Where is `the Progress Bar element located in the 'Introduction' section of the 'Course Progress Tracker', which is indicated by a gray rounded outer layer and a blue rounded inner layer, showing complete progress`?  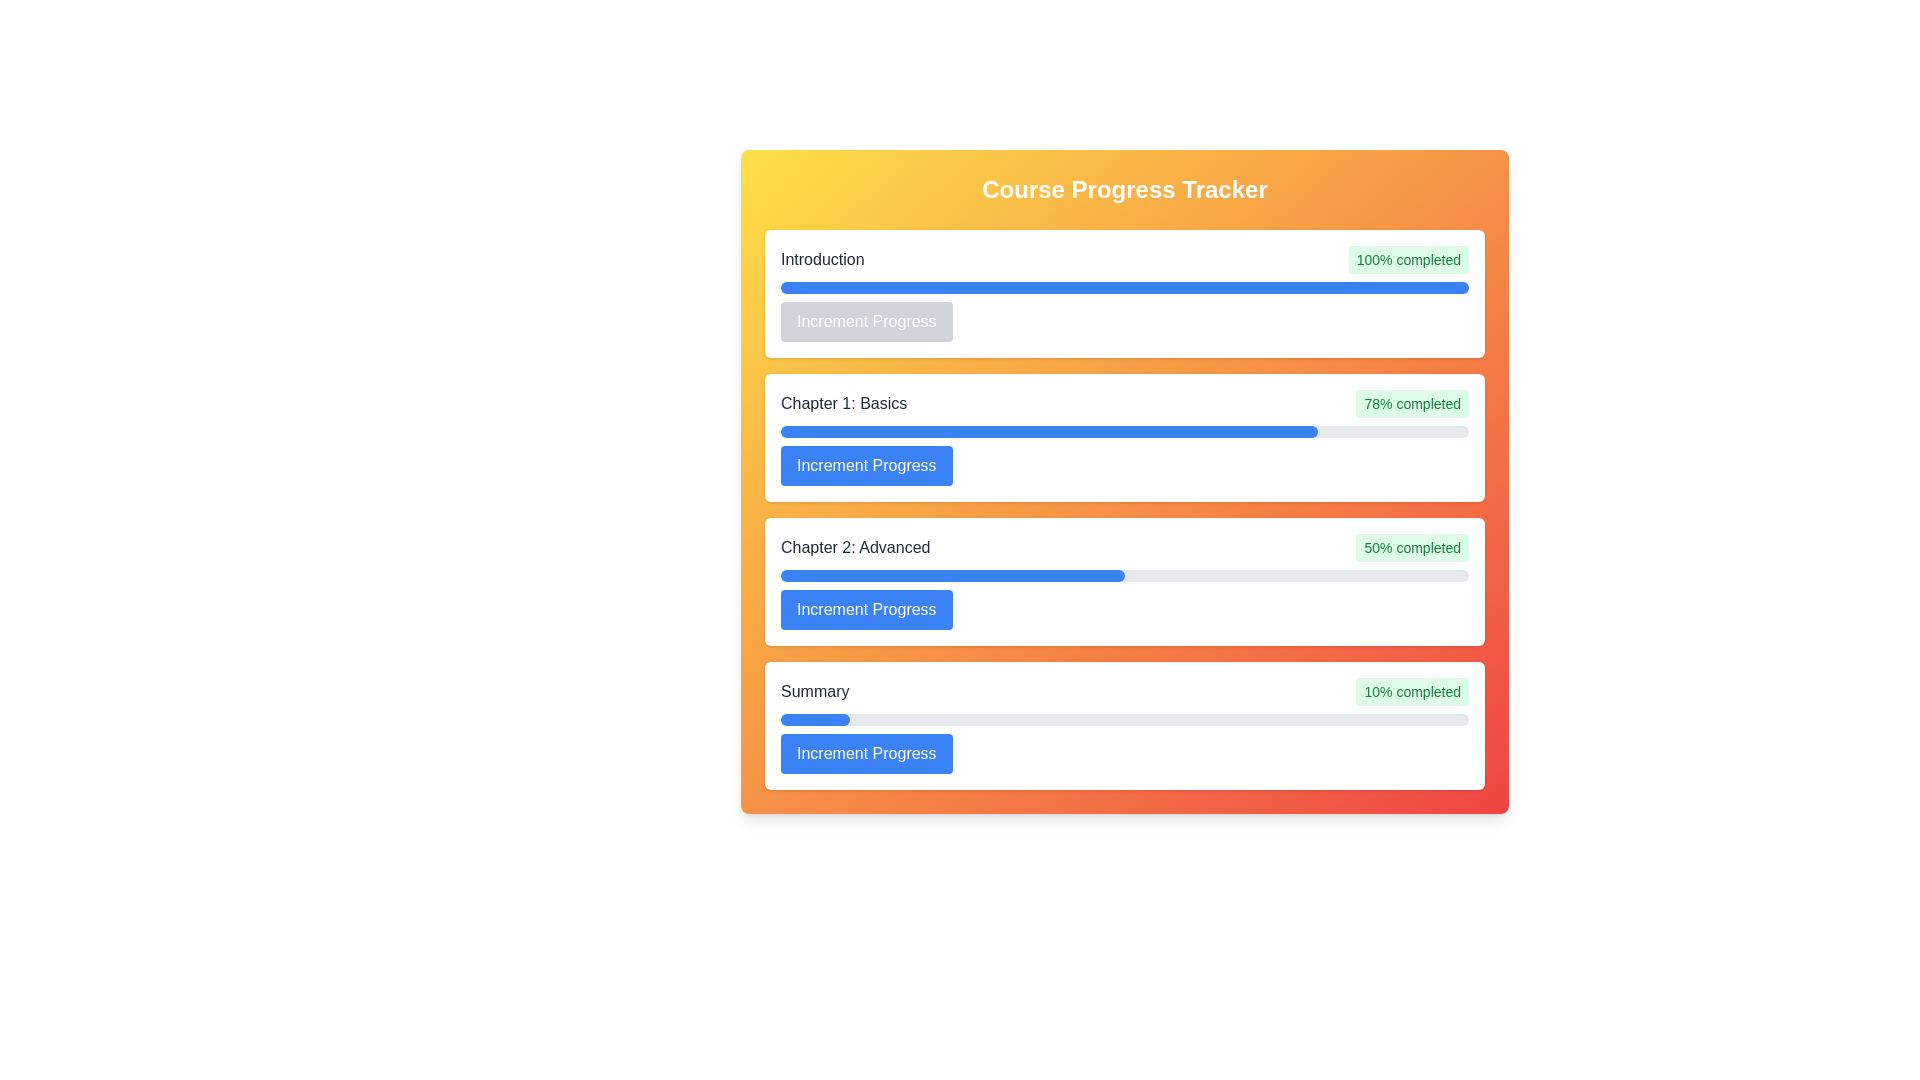
the Progress Bar element located in the 'Introduction' section of the 'Course Progress Tracker', which is indicated by a gray rounded outer layer and a blue rounded inner layer, showing complete progress is located at coordinates (1124, 288).